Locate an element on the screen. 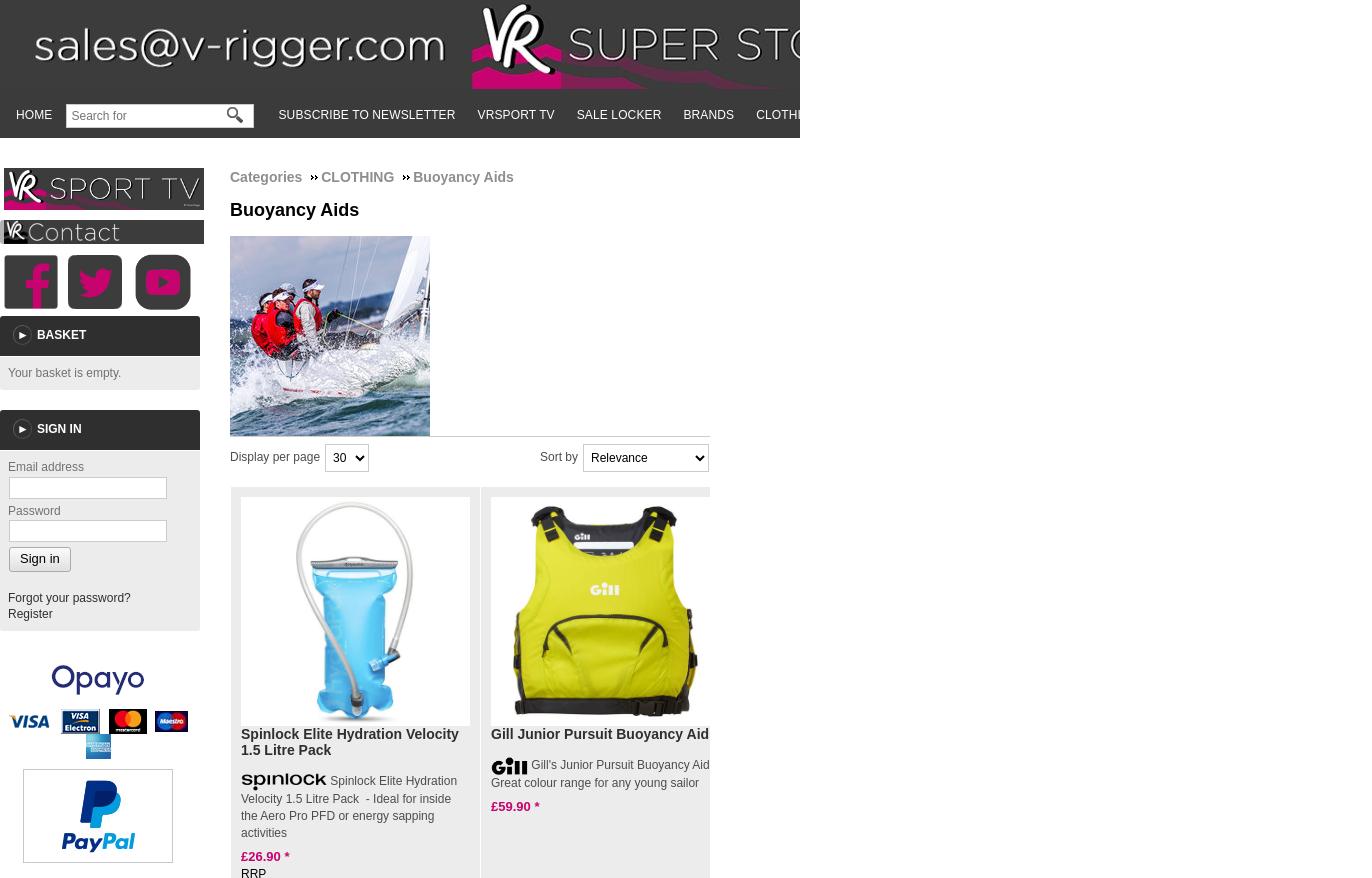 The height and width of the screenshot is (878, 1372). 'Spinlock Elite Hydration Velocity 1.5 Litre Pack' is located at coordinates (349, 740).